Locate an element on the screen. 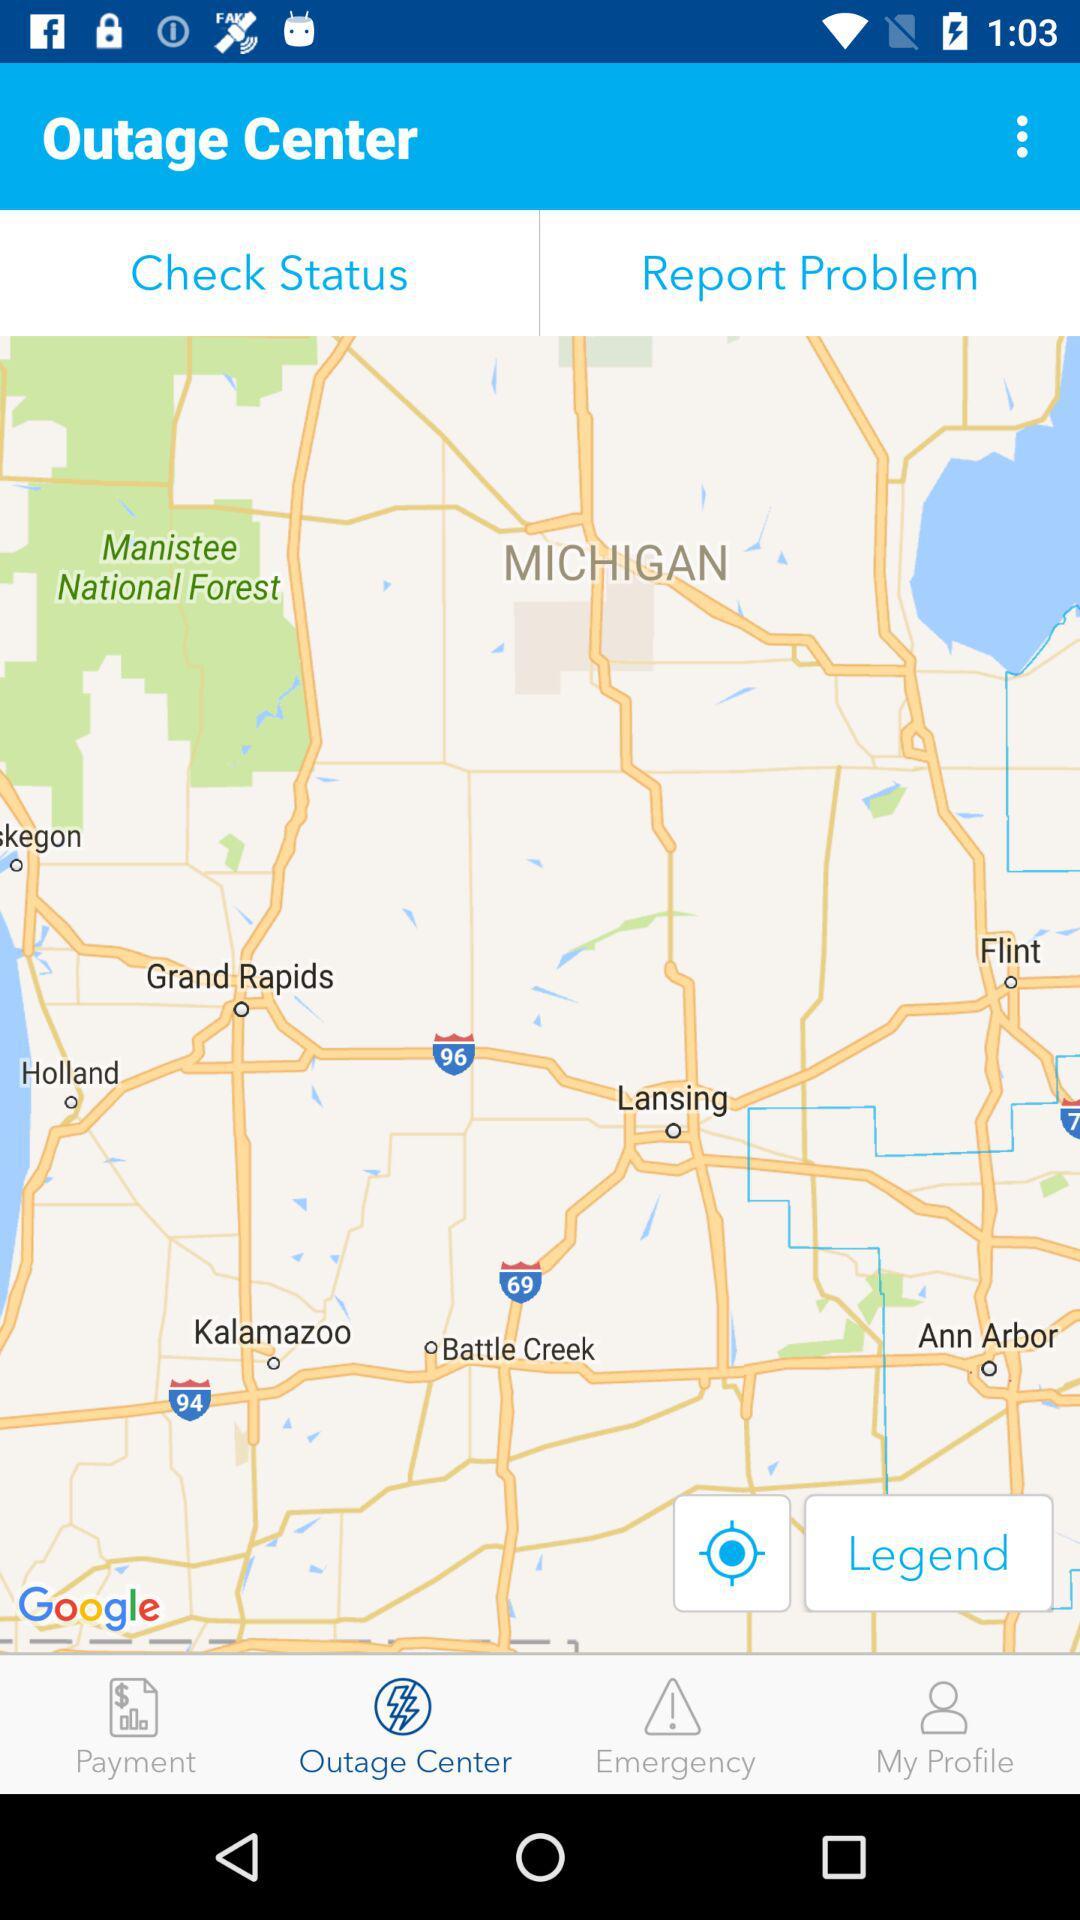  legend button is located at coordinates (929, 1552).